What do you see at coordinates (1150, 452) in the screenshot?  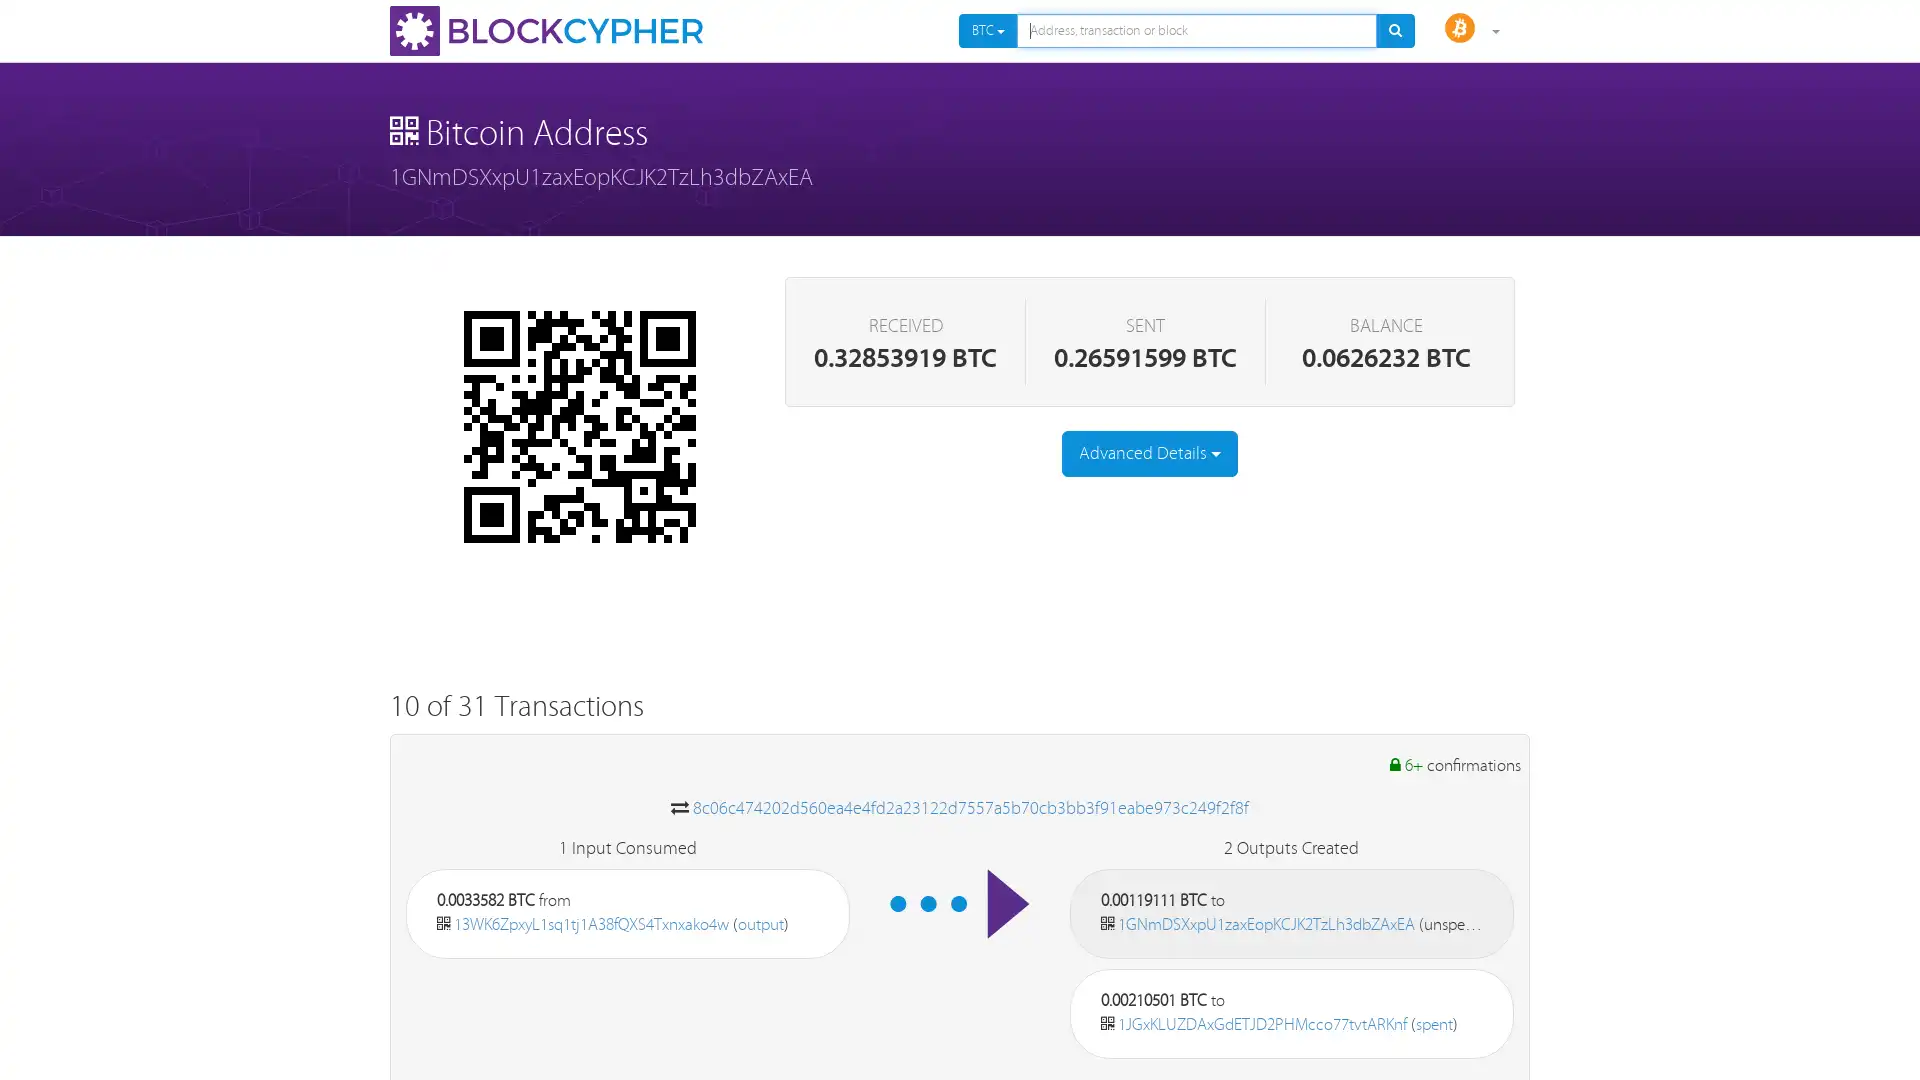 I see `Advanced Details` at bounding box center [1150, 452].